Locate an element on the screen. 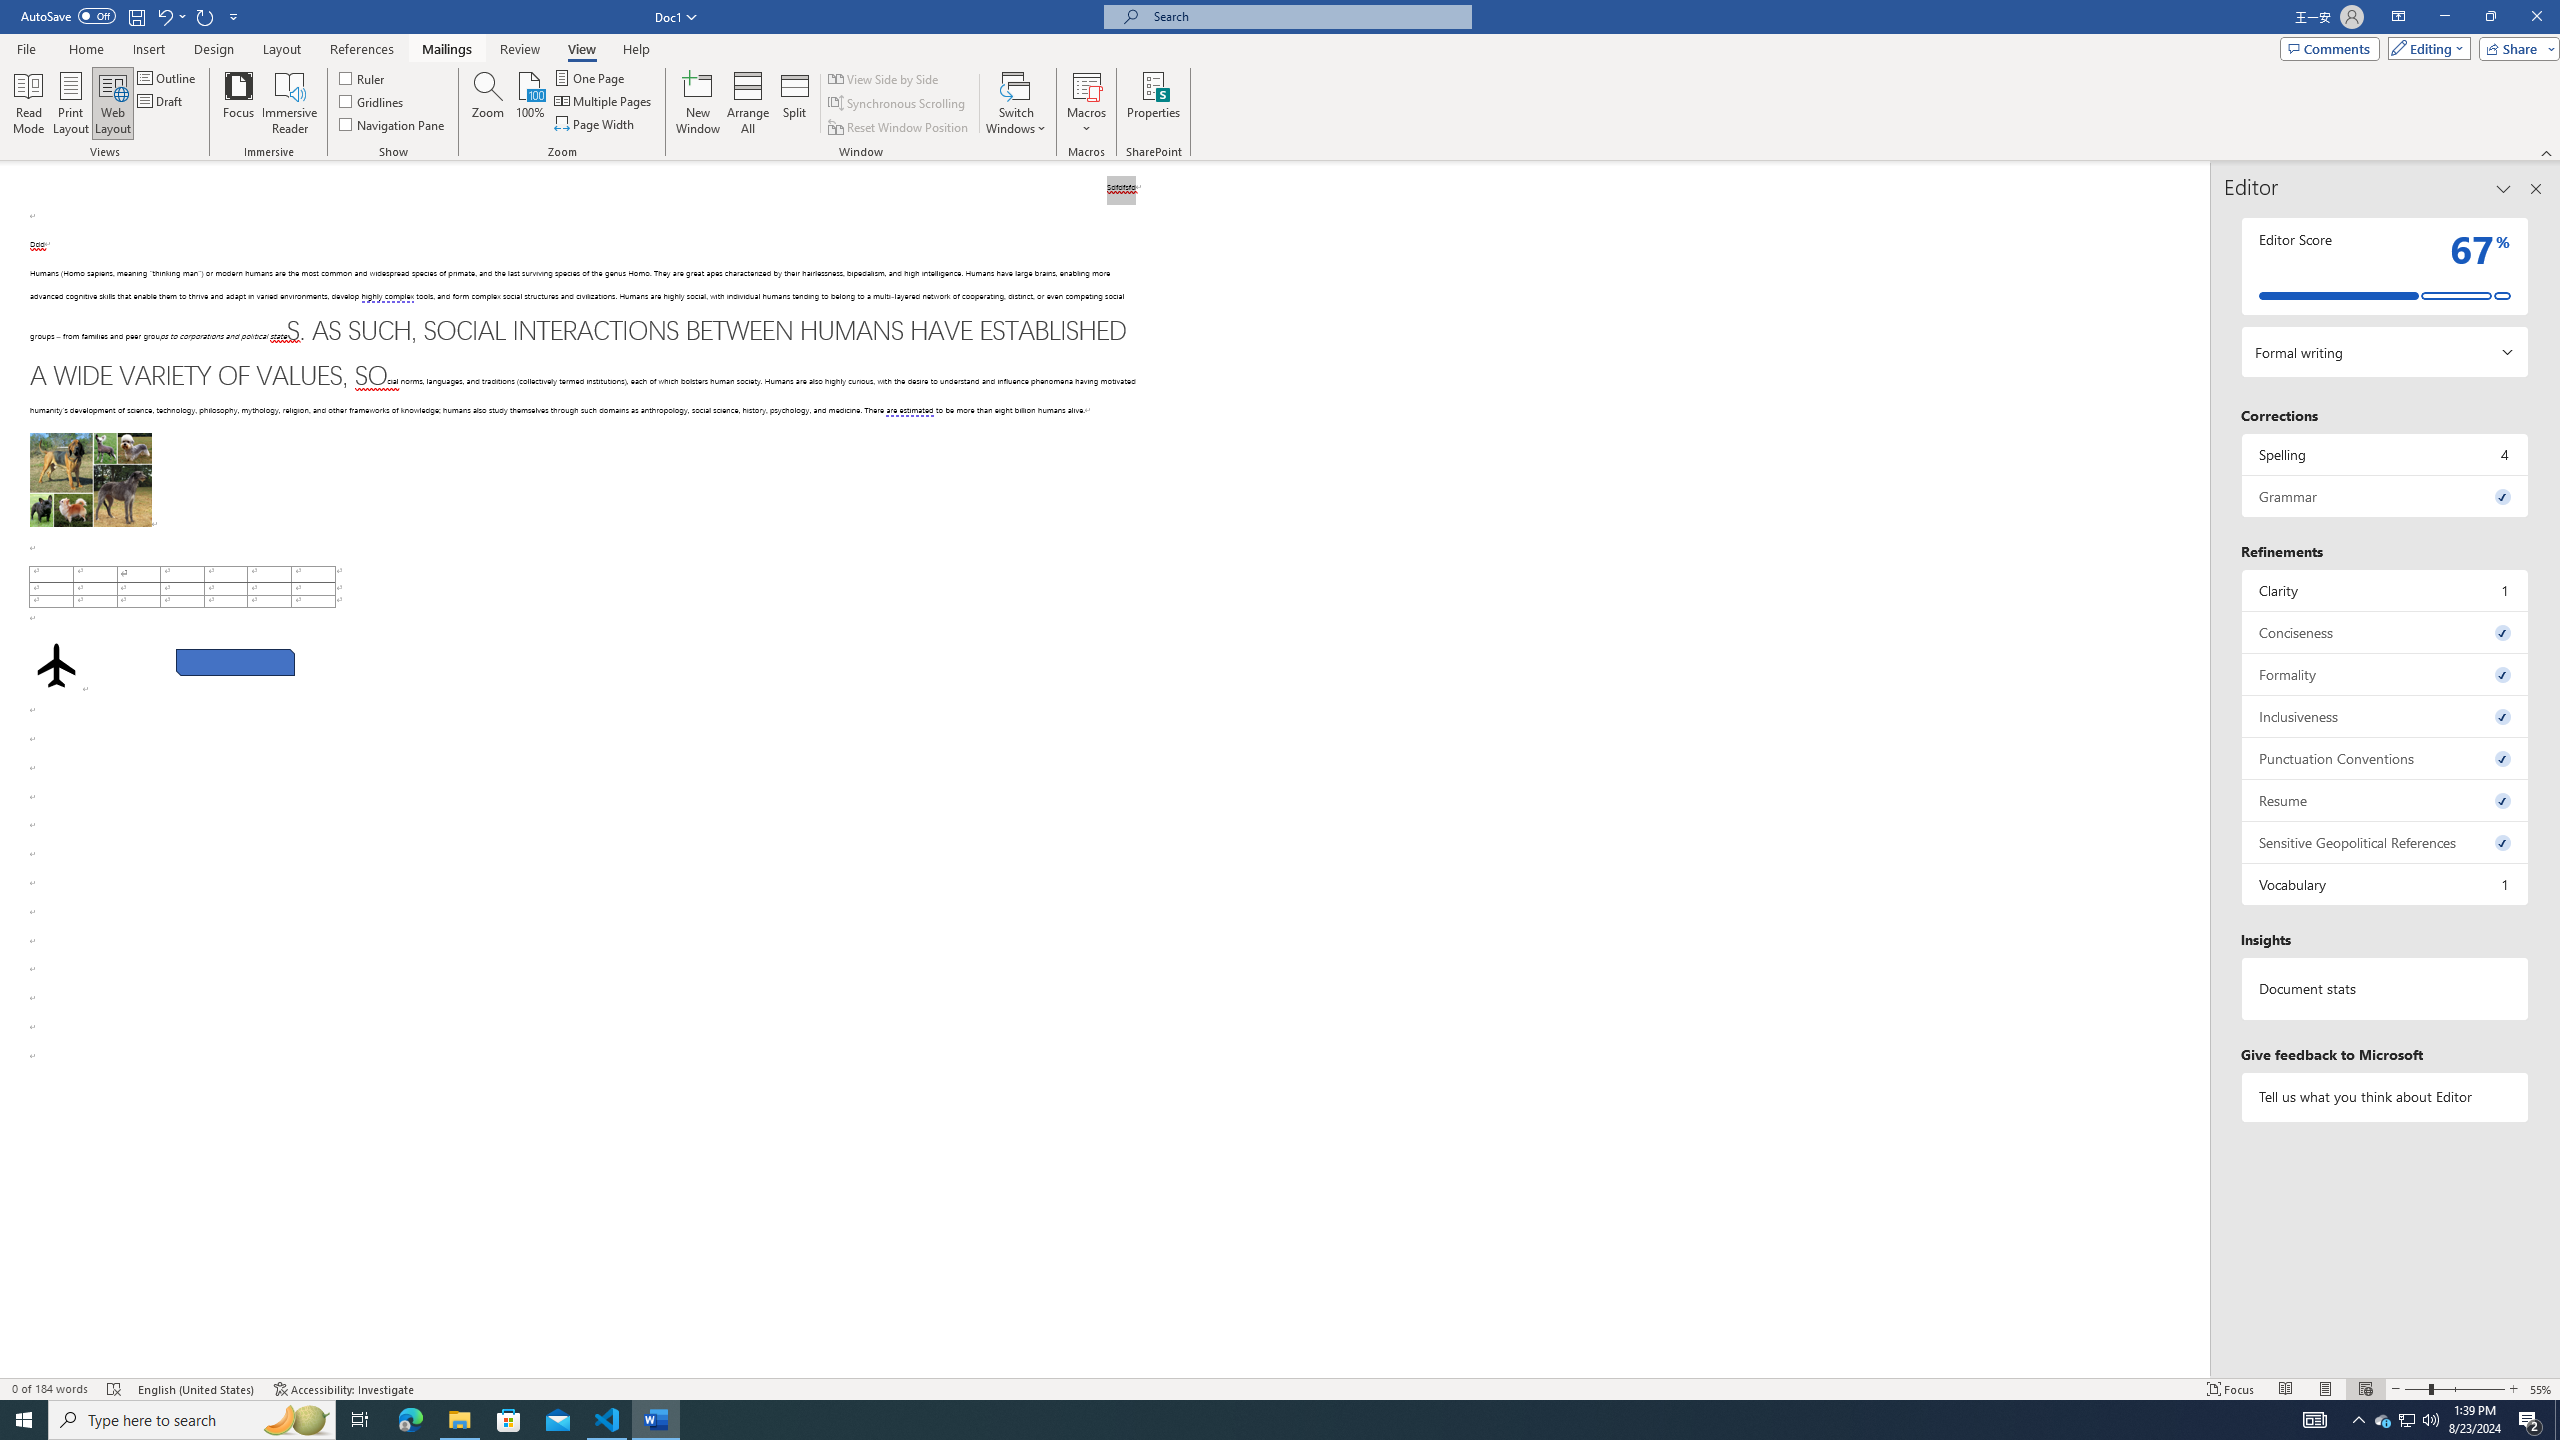 This screenshot has height=1440, width=2560. 'Tell us what you think about Editor' is located at coordinates (2384, 1096).